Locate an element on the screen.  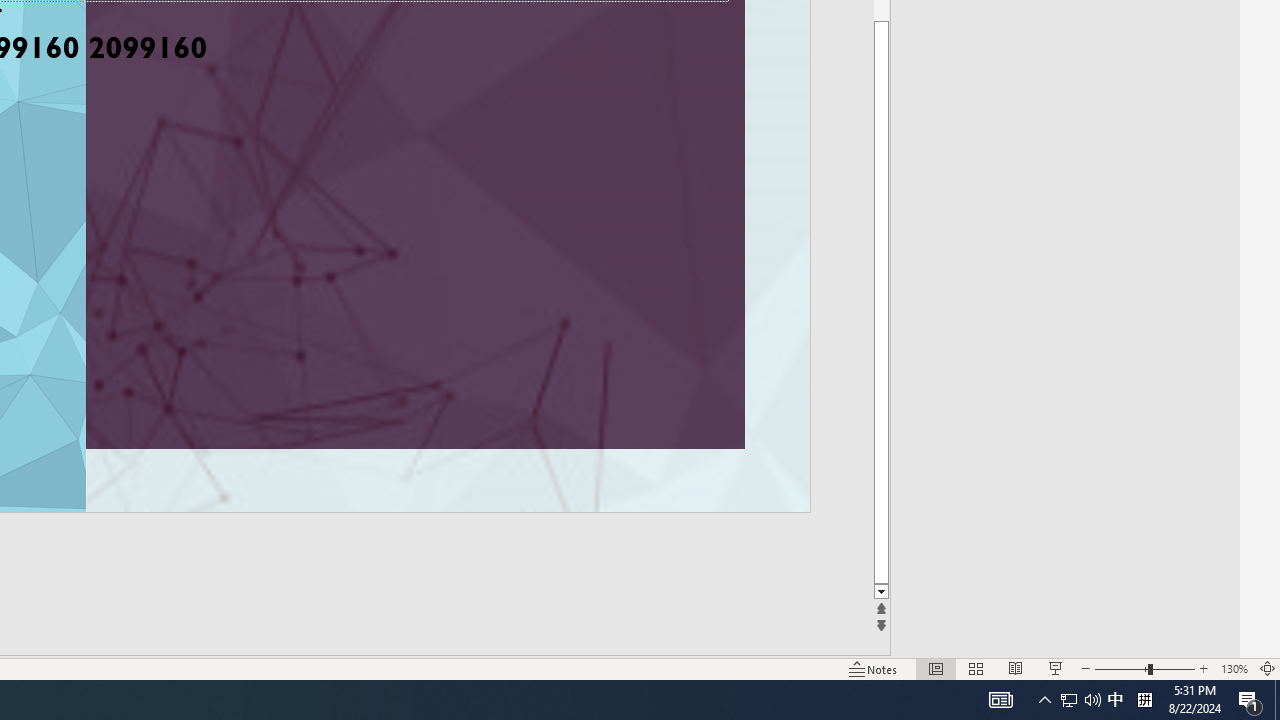
'Line down' is located at coordinates (910, 591).